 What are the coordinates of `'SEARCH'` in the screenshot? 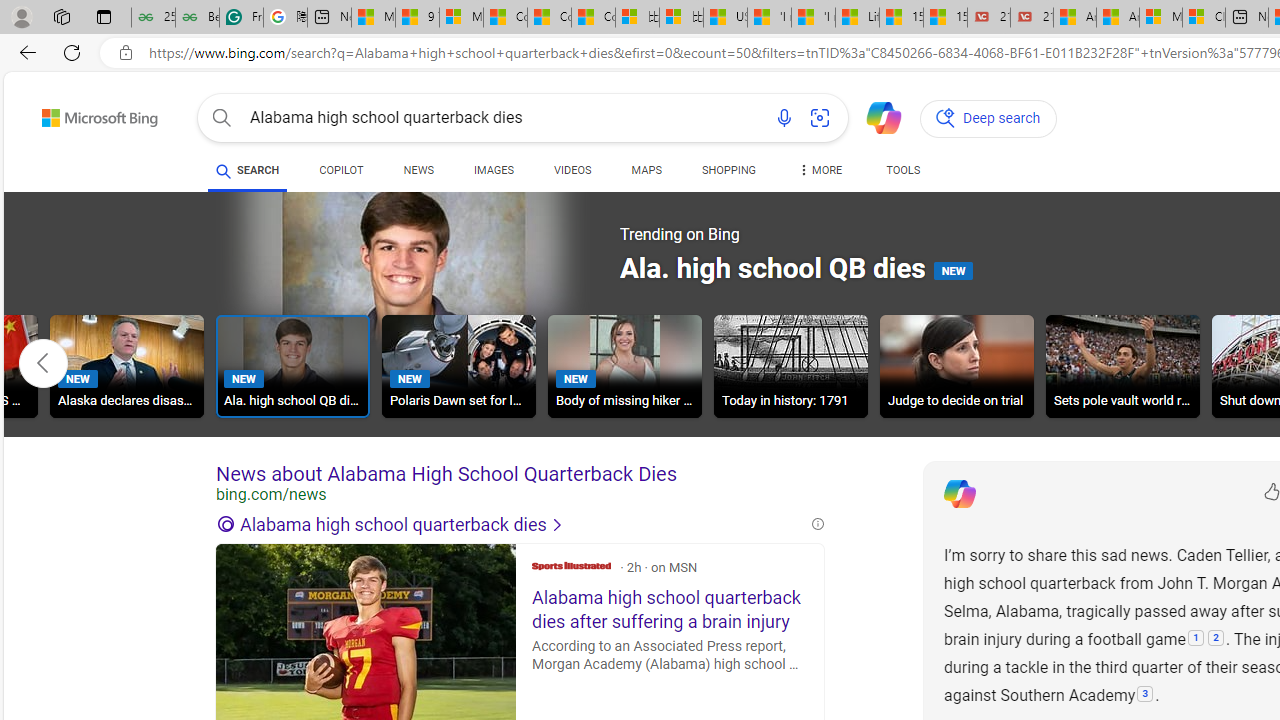 It's located at (246, 170).